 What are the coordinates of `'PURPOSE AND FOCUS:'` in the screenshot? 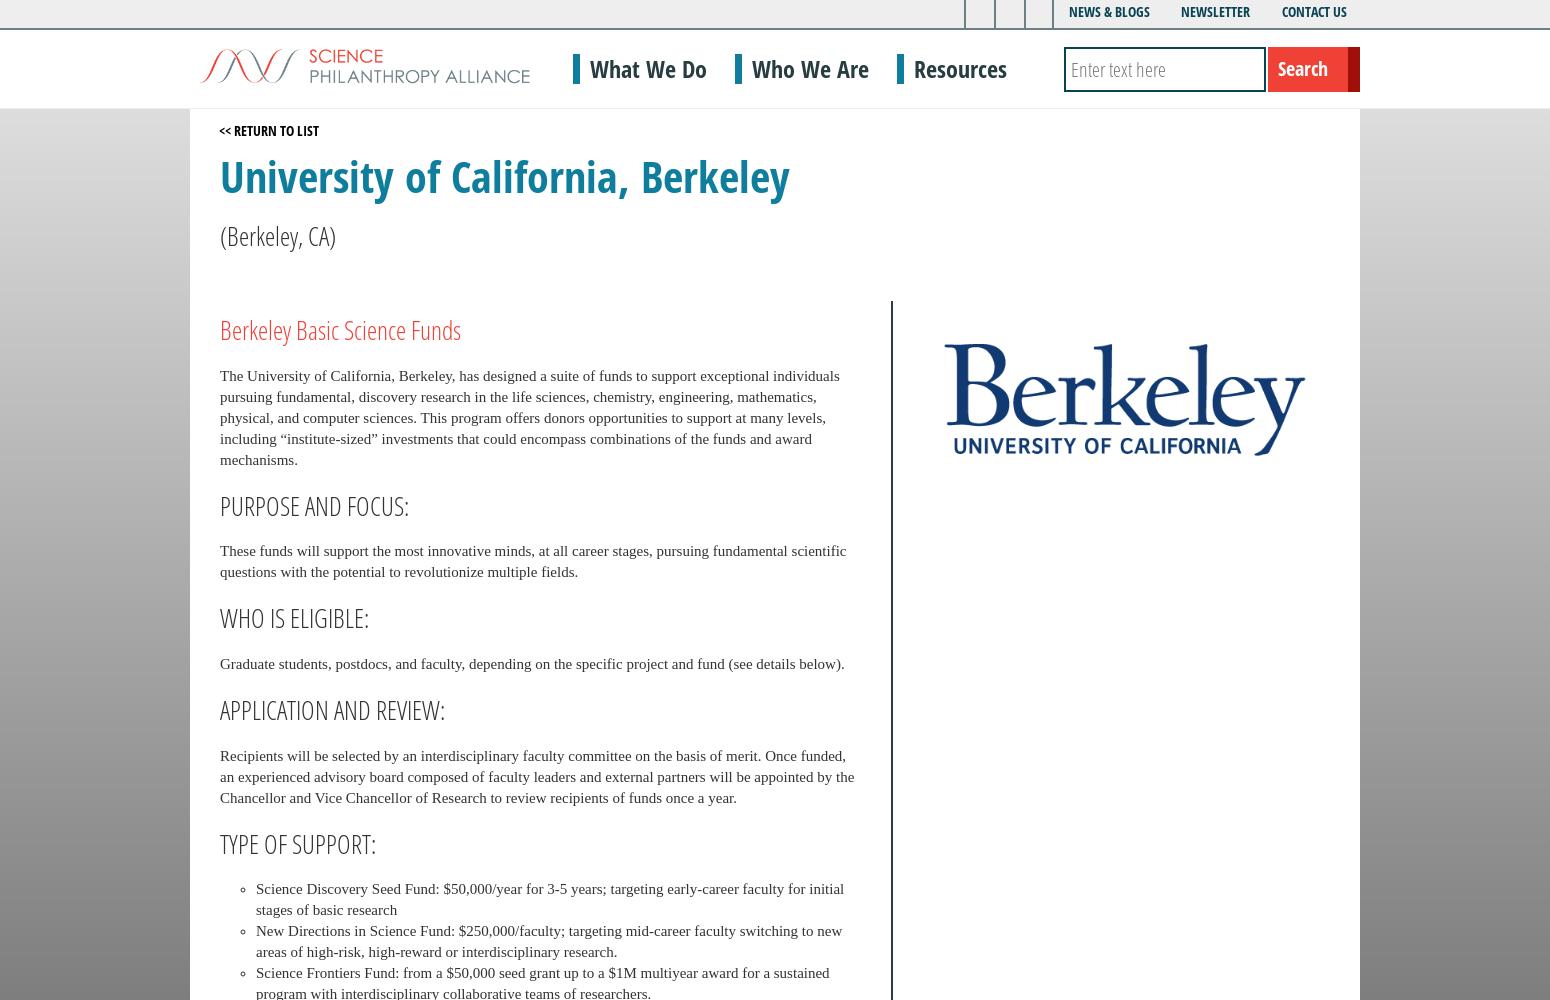 It's located at (313, 505).